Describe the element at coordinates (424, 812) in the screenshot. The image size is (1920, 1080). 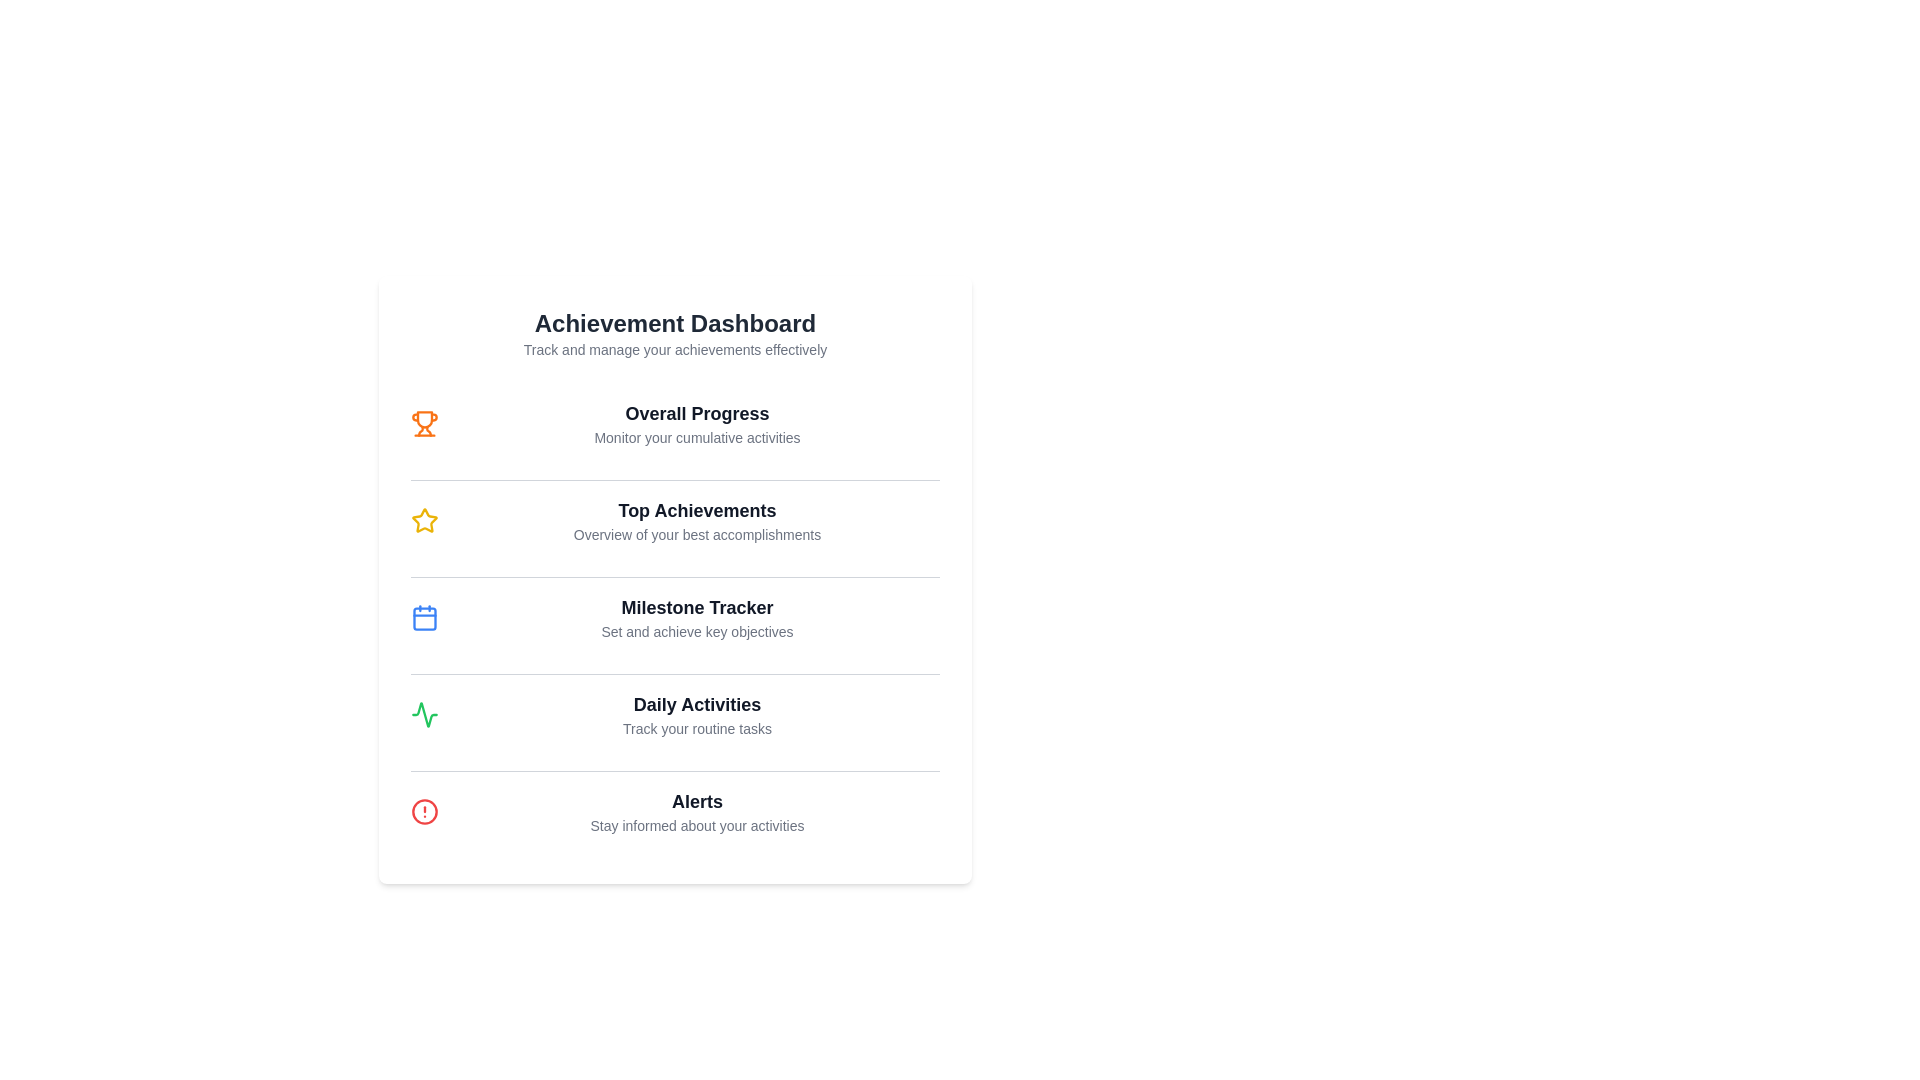
I see `the central part of the alert icon in the 'Alerts' section, which symbolizes important notifications or warnings` at that location.